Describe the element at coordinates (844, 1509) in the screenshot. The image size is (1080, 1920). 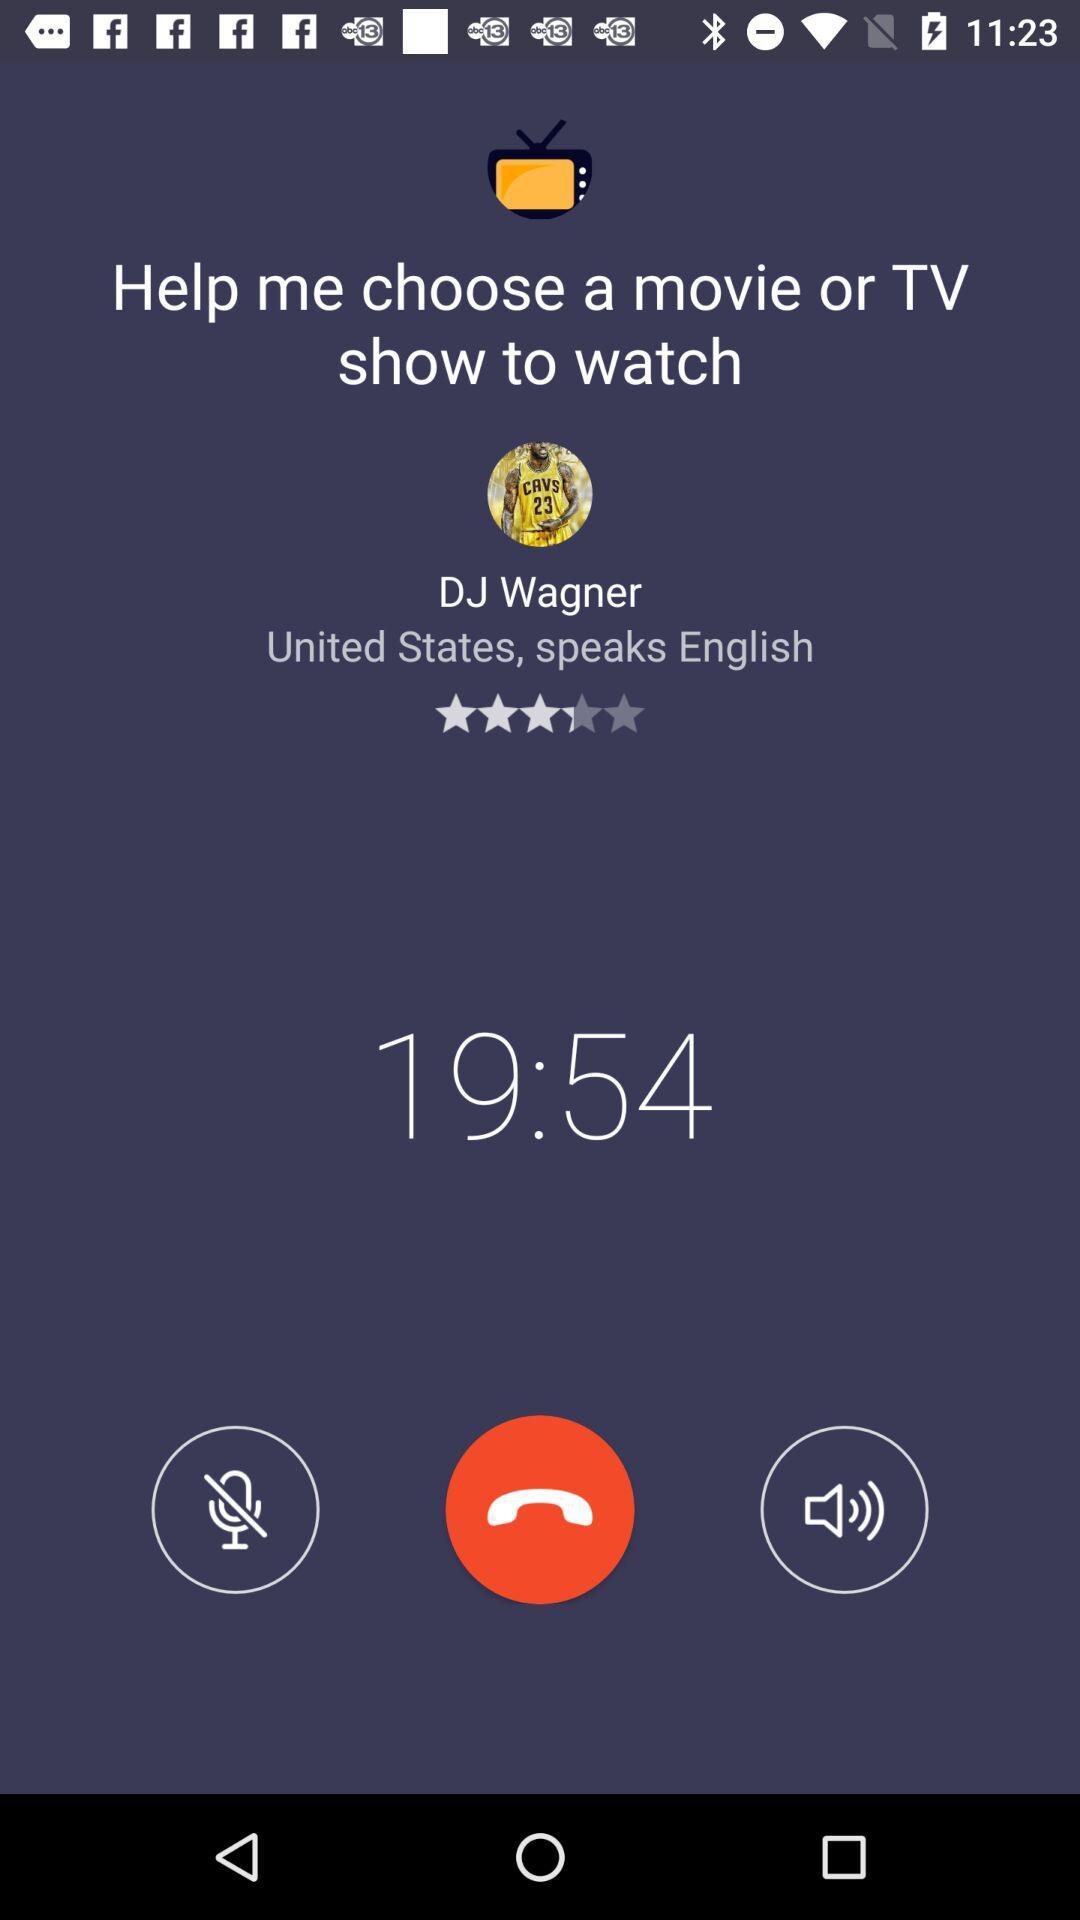
I see `the item below united states speaks icon` at that location.